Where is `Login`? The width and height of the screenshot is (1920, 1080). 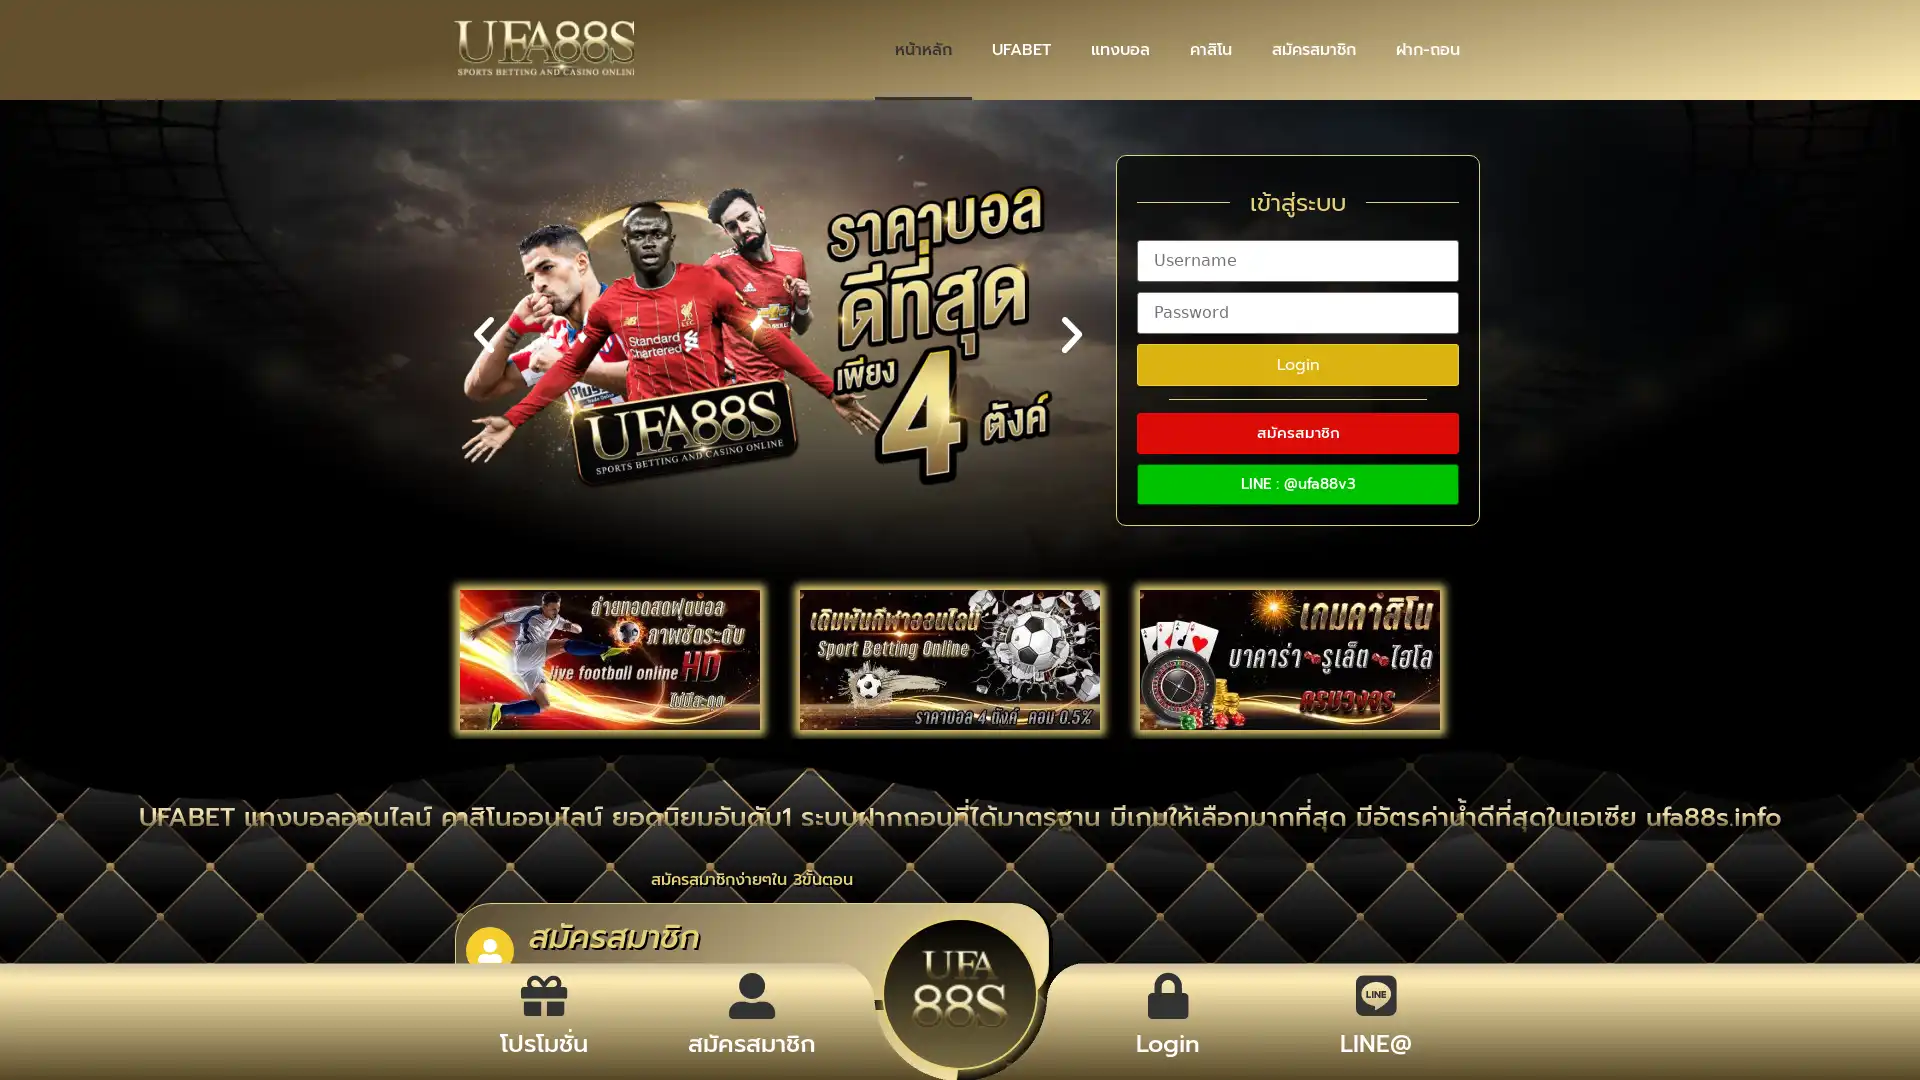
Login is located at coordinates (1297, 363).